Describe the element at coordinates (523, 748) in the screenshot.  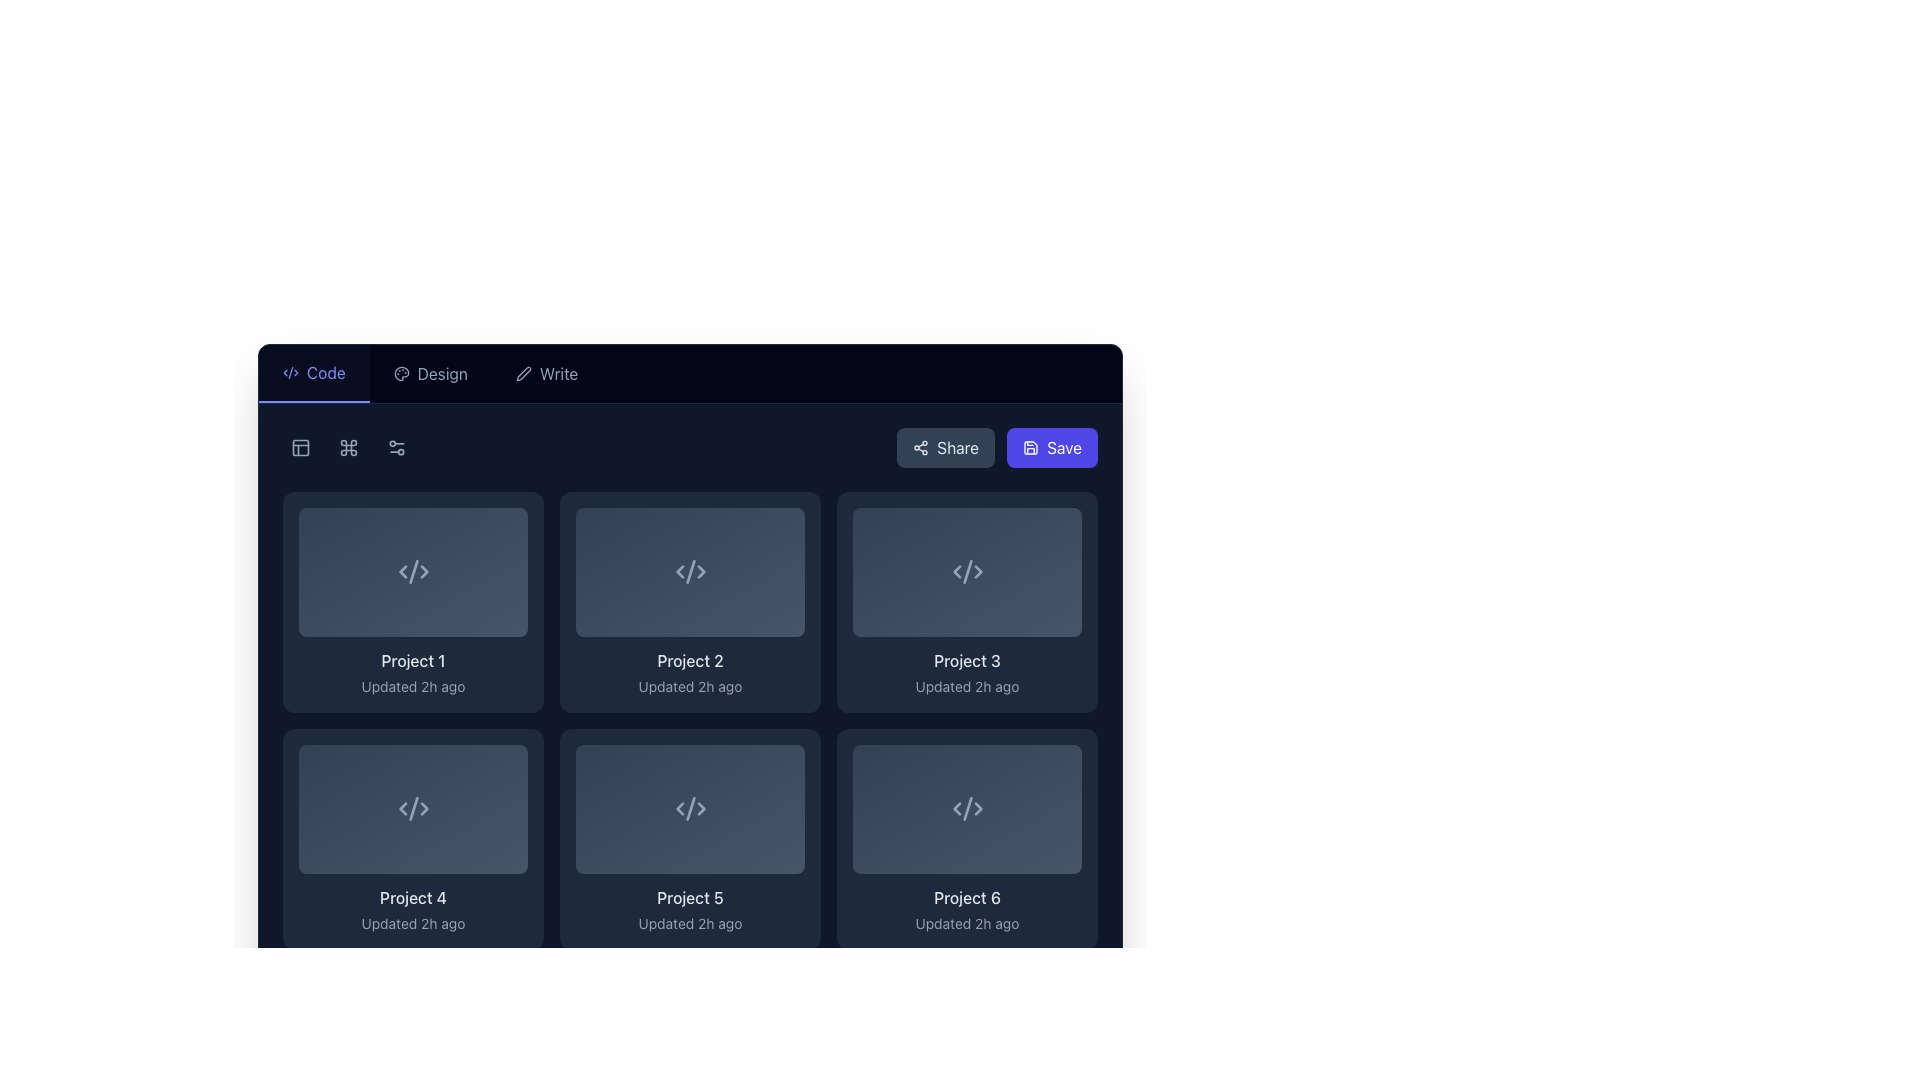
I see `the interactive utility icon located at the top-right corner of the 'Project 4' card` at that location.